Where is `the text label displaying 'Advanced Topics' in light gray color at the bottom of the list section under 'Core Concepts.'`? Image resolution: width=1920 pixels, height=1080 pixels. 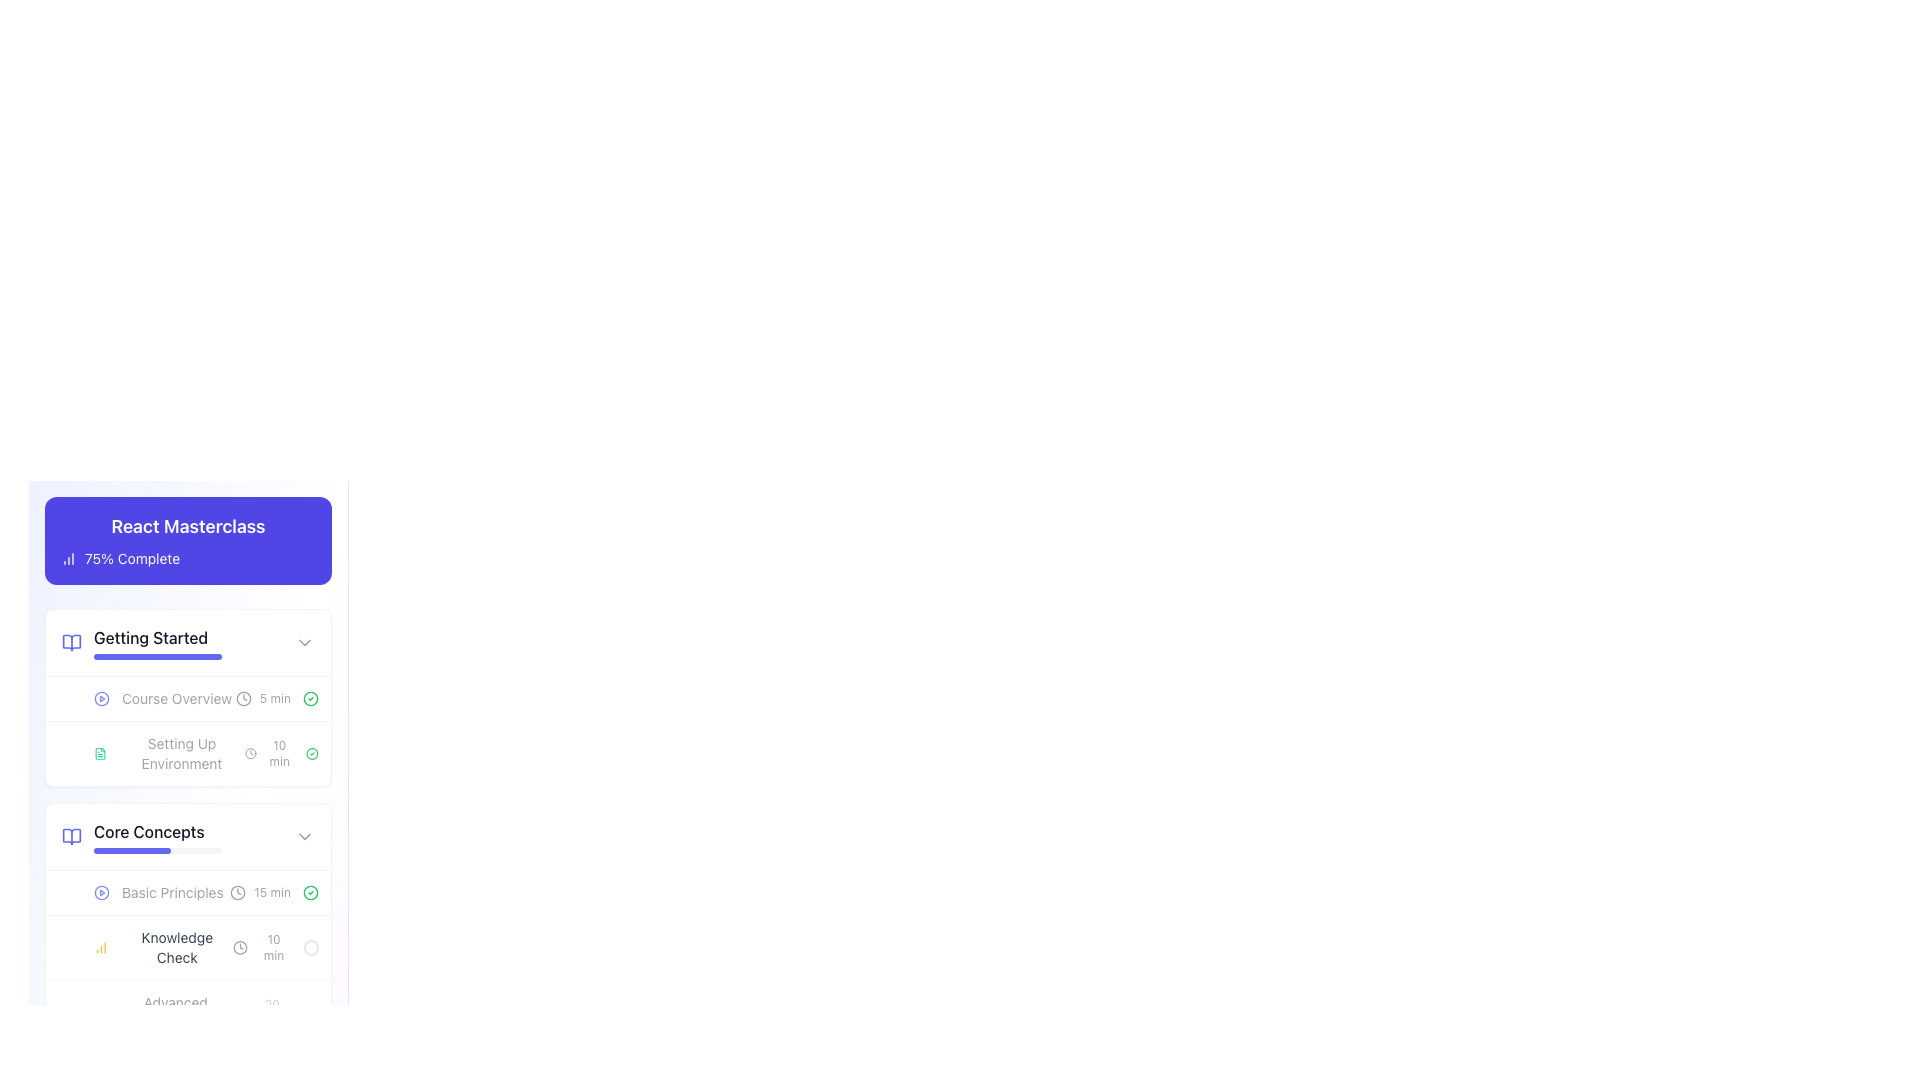
the text label displaying 'Advanced Topics' in light gray color at the bottom of the list section under 'Core Concepts.' is located at coordinates (175, 1013).